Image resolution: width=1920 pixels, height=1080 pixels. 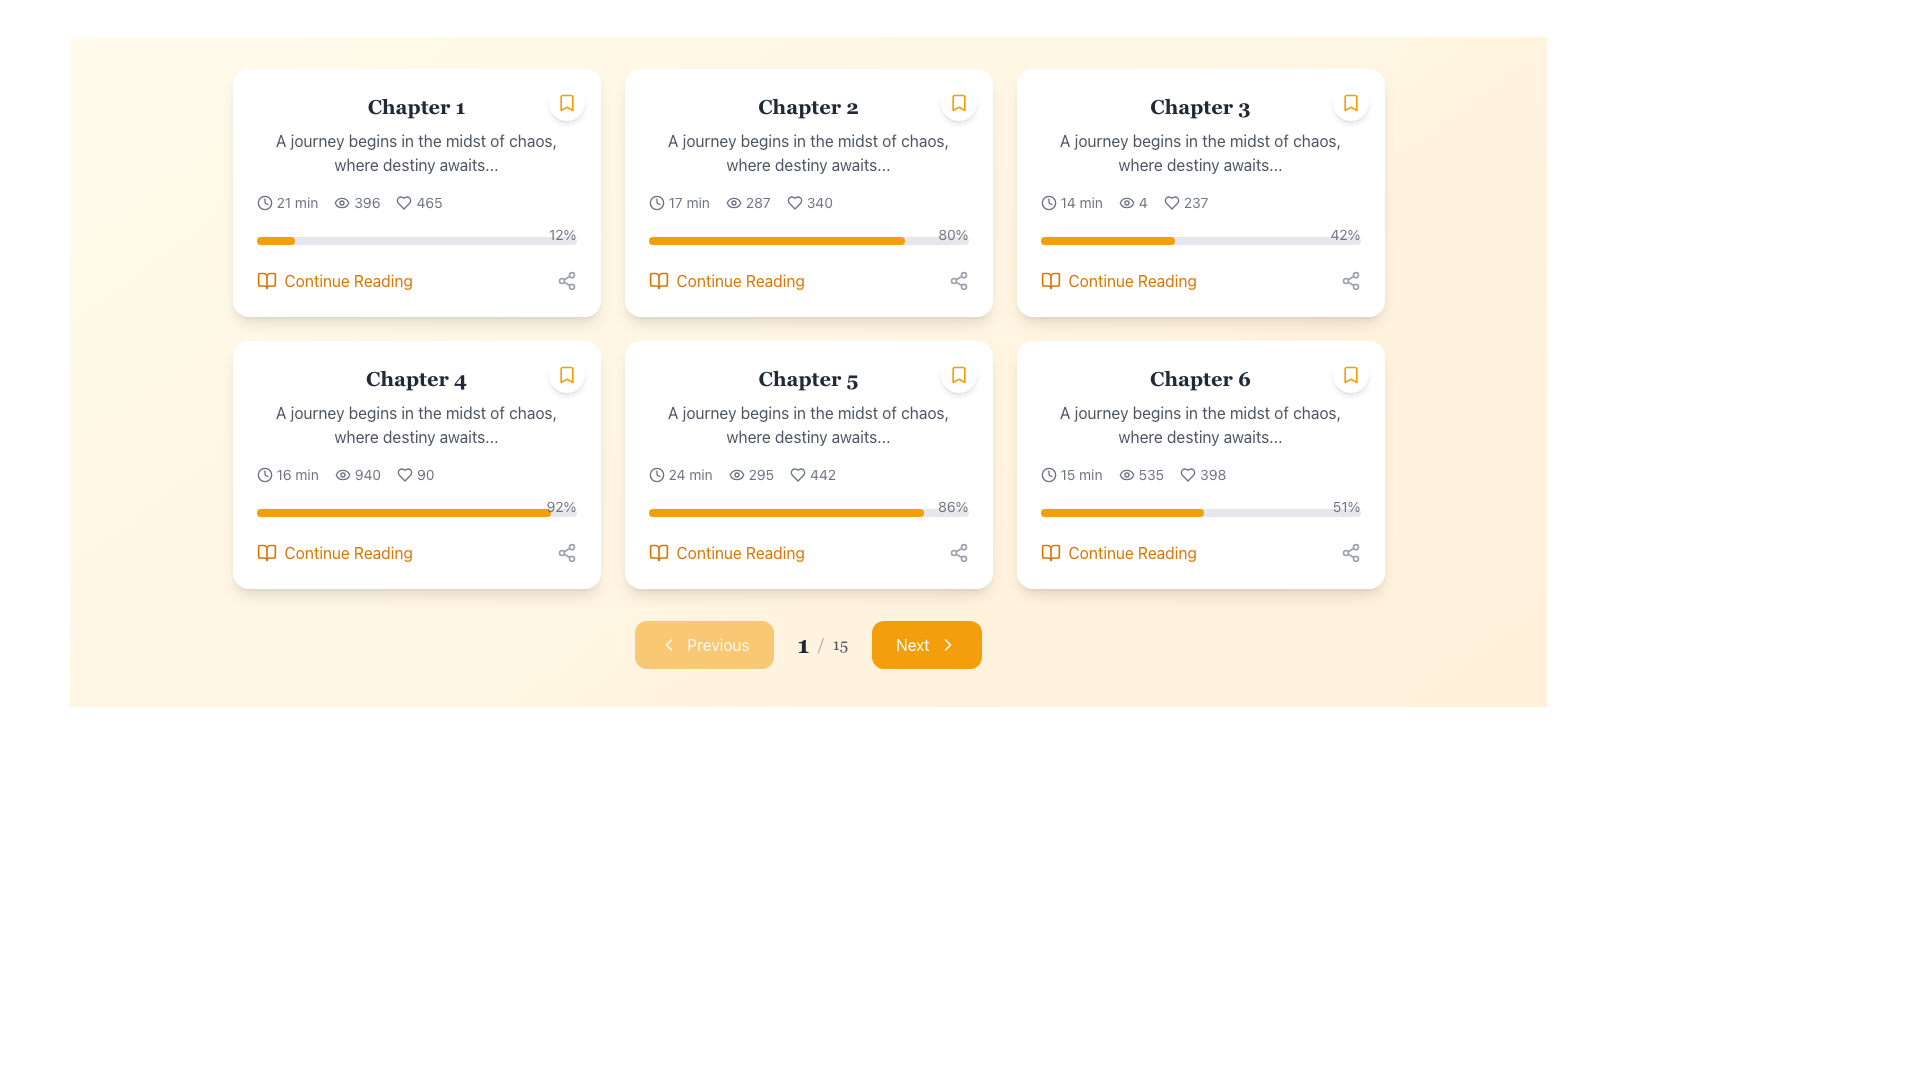 I want to click on the bookmarking icon button located in the top right corner of the 'Chapter 4' card, so click(x=565, y=374).